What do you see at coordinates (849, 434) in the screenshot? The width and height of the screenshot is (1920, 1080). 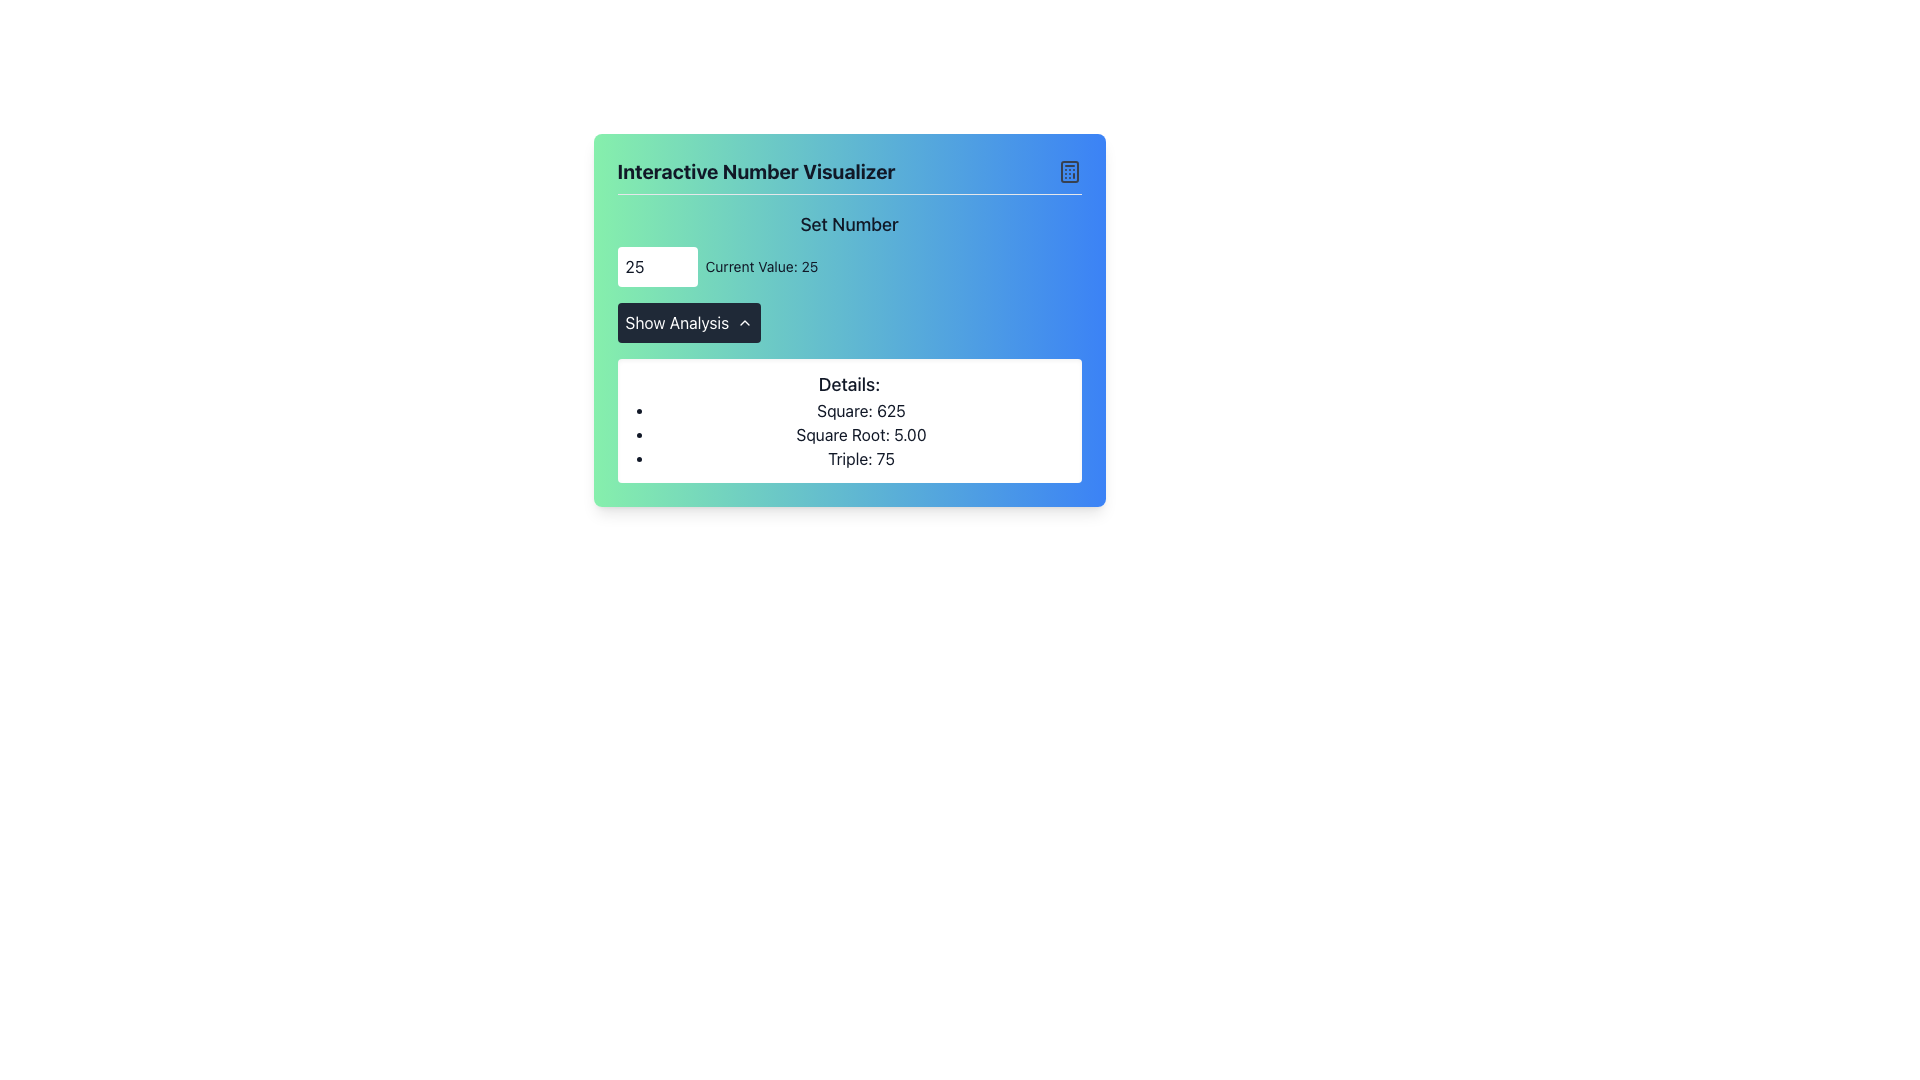 I see `the bulleted list containing the items 'Square: 625', 'Square Root: 5.00', and 'Triple: 75', which is positioned below the 'Details:' section` at bounding box center [849, 434].